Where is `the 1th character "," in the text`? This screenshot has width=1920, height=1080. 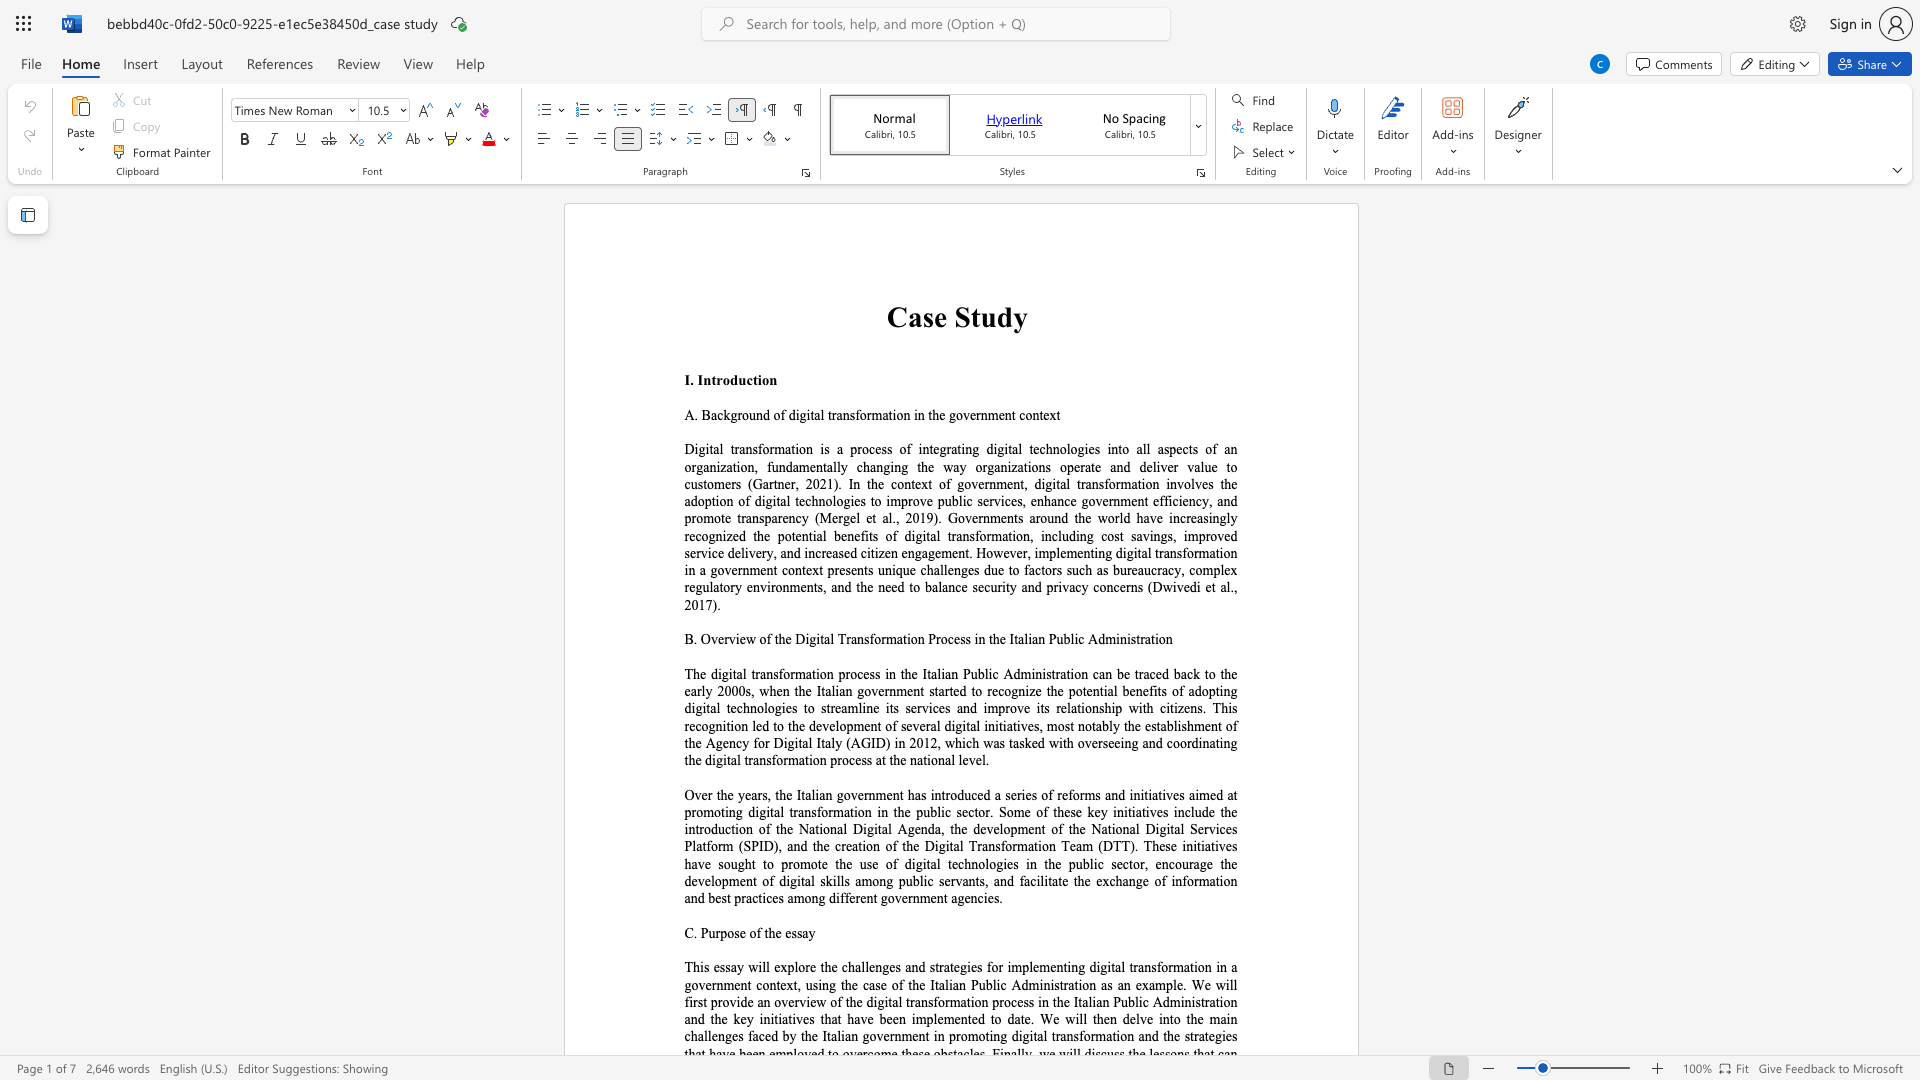 the 1th character "," in the text is located at coordinates (986, 880).